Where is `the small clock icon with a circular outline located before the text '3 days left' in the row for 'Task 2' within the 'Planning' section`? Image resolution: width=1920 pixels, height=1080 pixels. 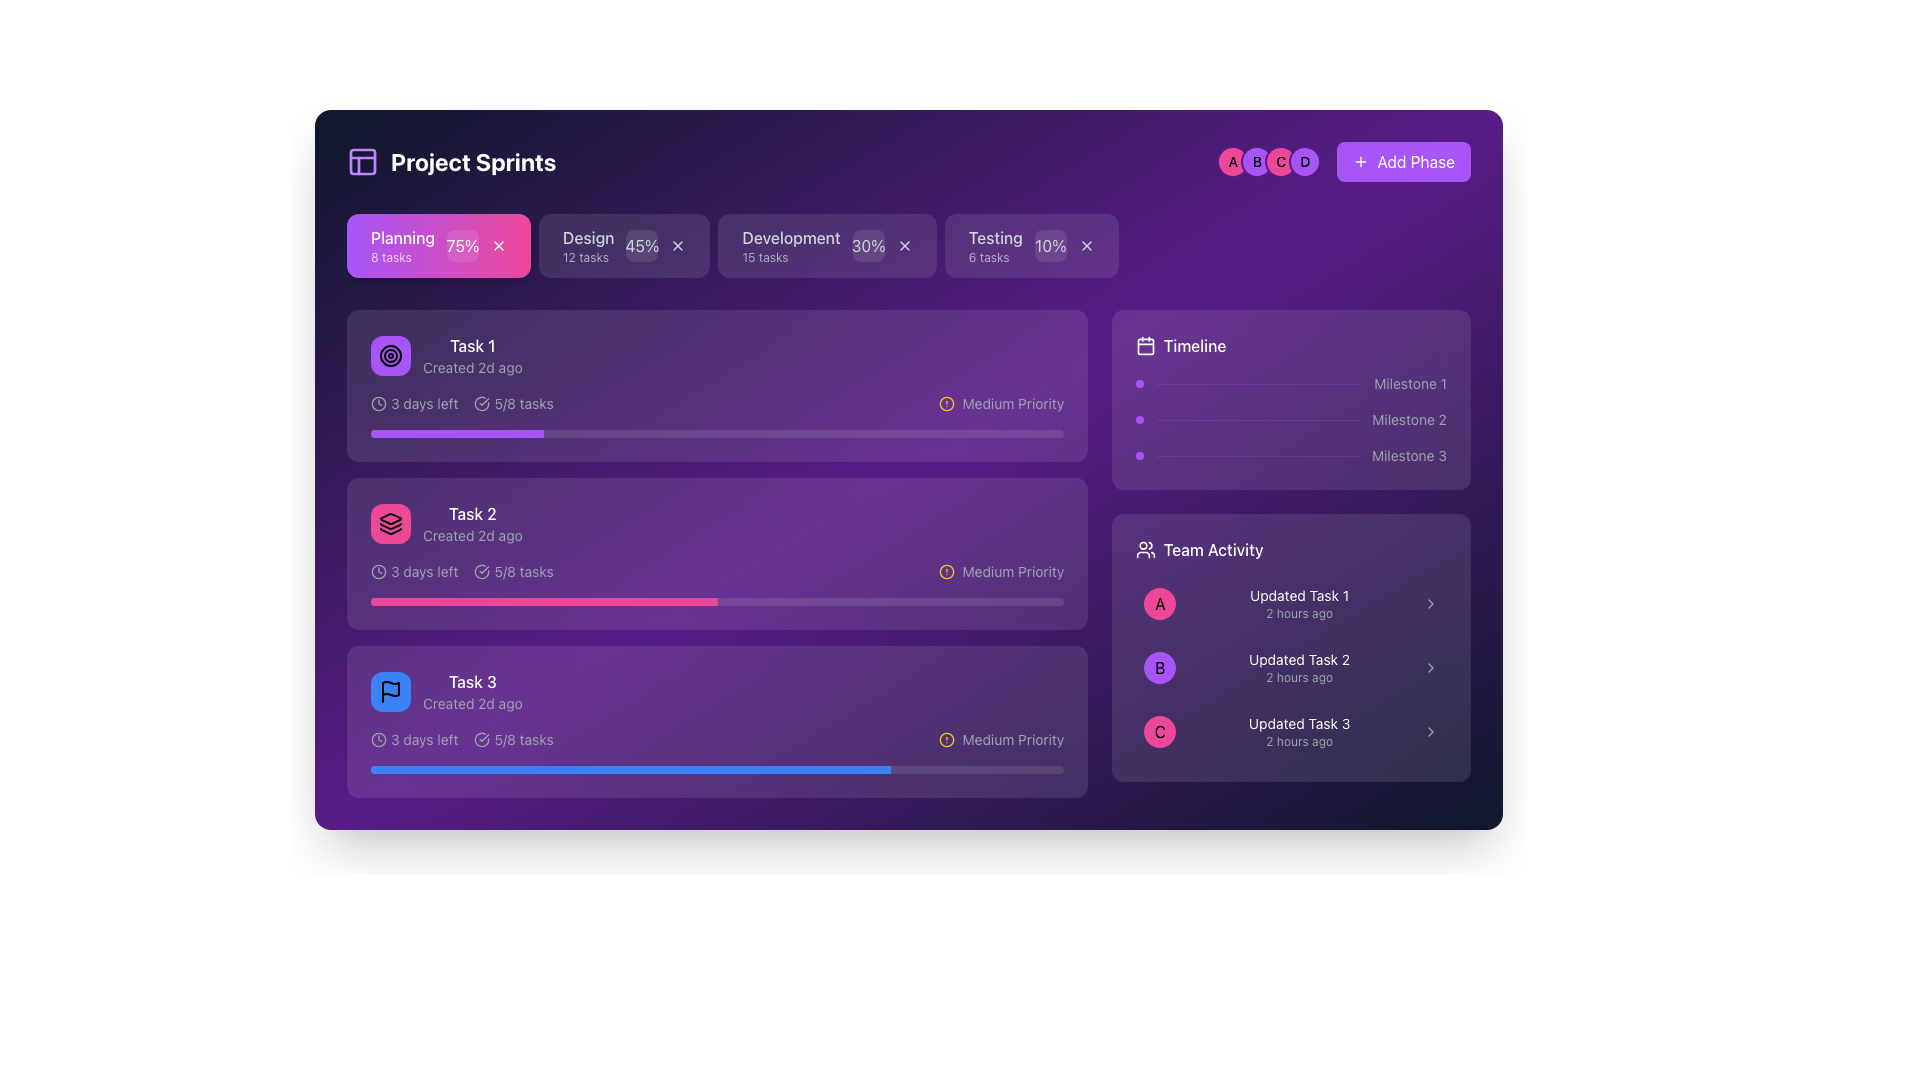
the small clock icon with a circular outline located before the text '3 days left' in the row for 'Task 2' within the 'Planning' section is located at coordinates (379, 571).